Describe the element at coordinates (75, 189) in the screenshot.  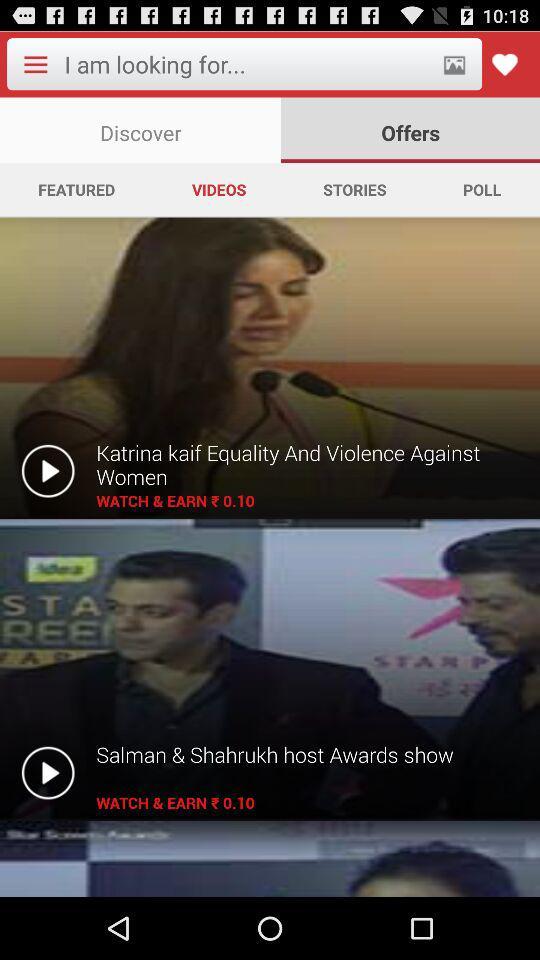
I see `the app next to videos icon` at that location.